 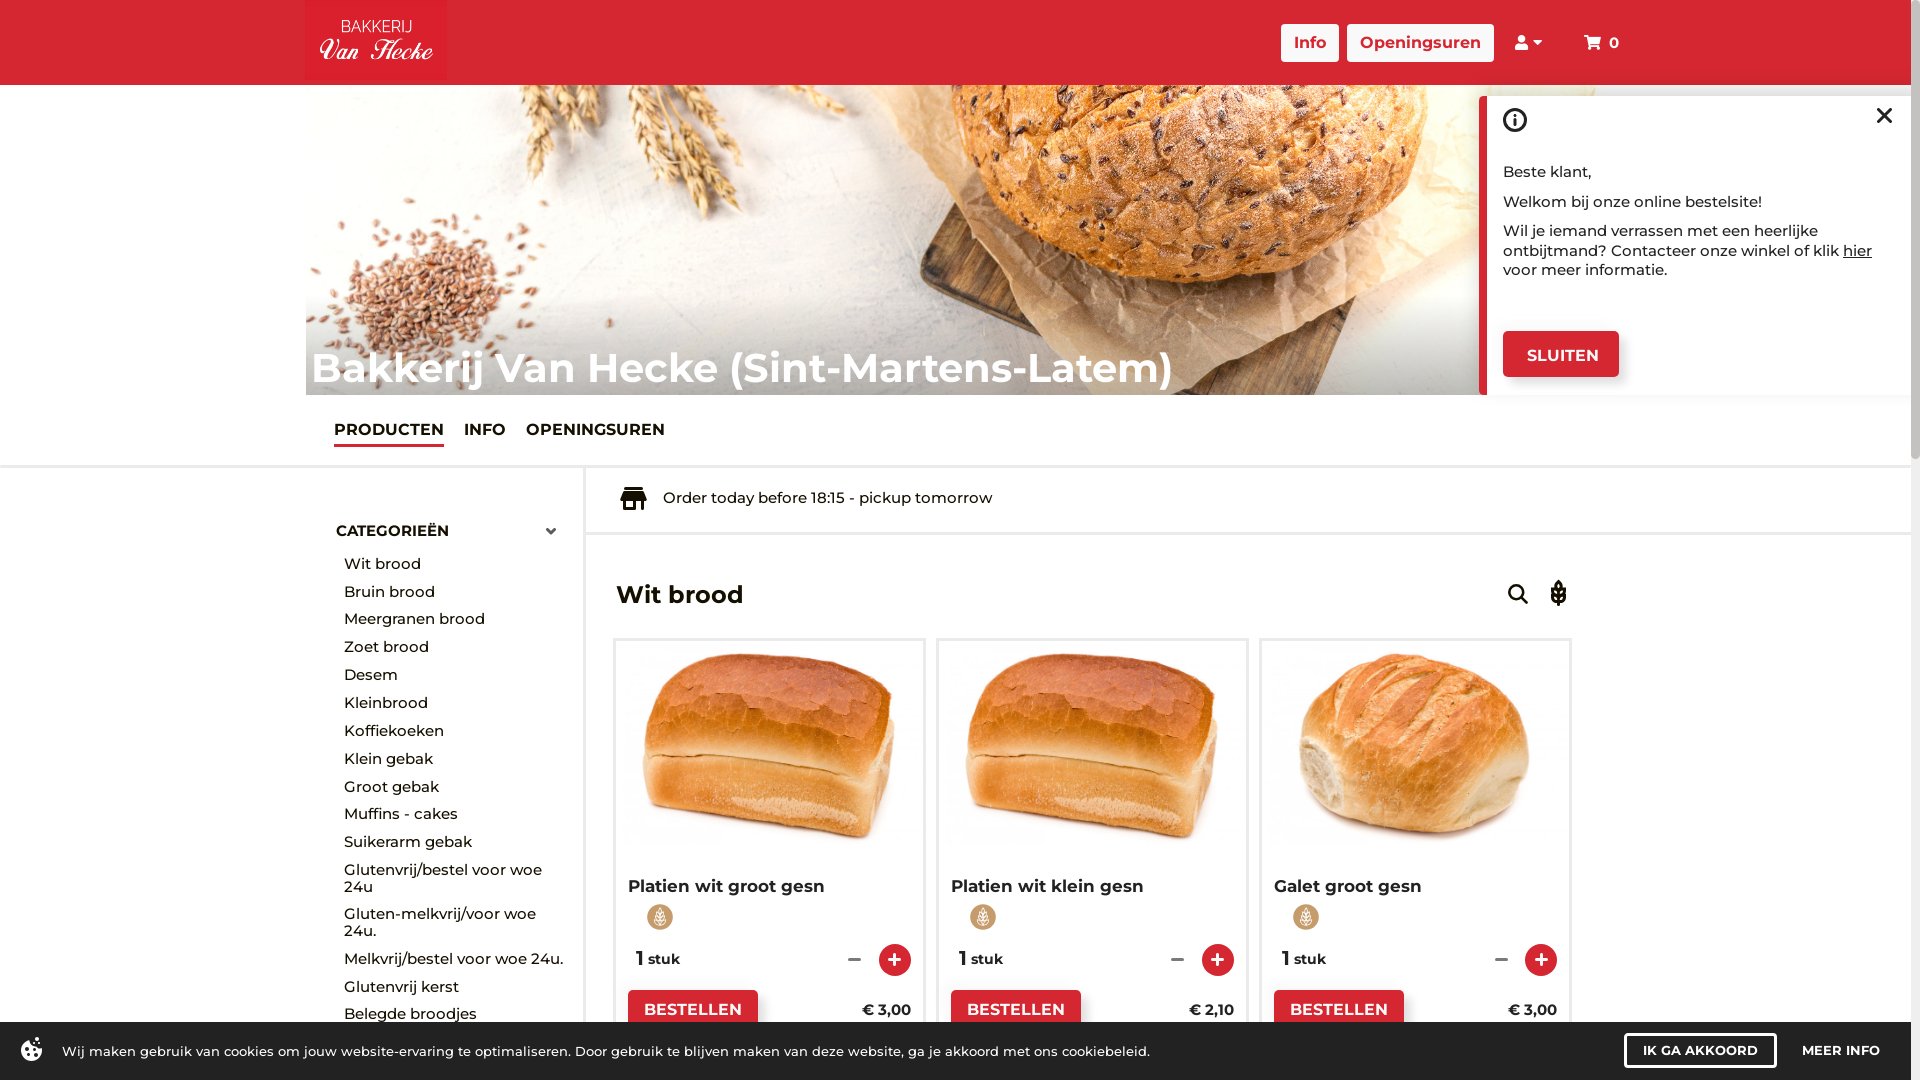 What do you see at coordinates (594, 428) in the screenshot?
I see `'OPENINGSUREN'` at bounding box center [594, 428].